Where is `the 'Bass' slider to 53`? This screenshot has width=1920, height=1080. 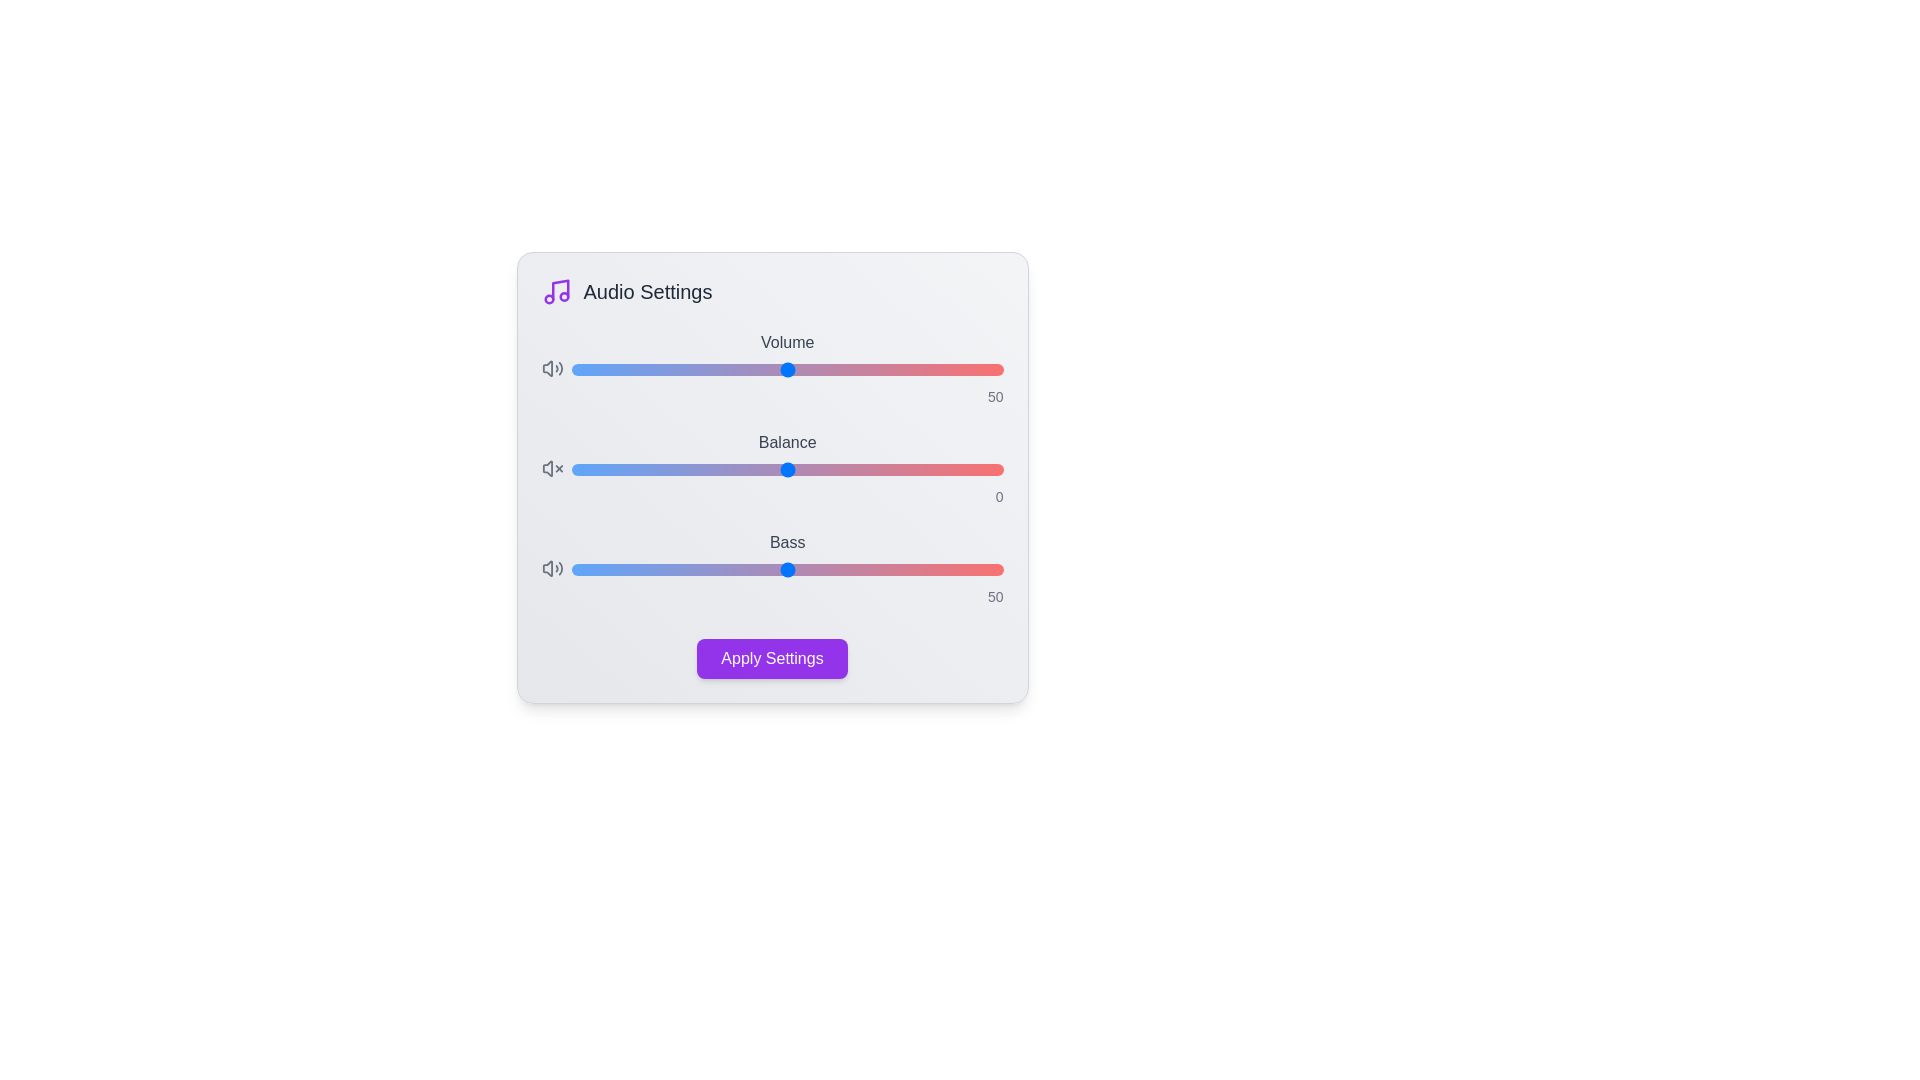
the 'Bass' slider to 53 is located at coordinates (800, 570).